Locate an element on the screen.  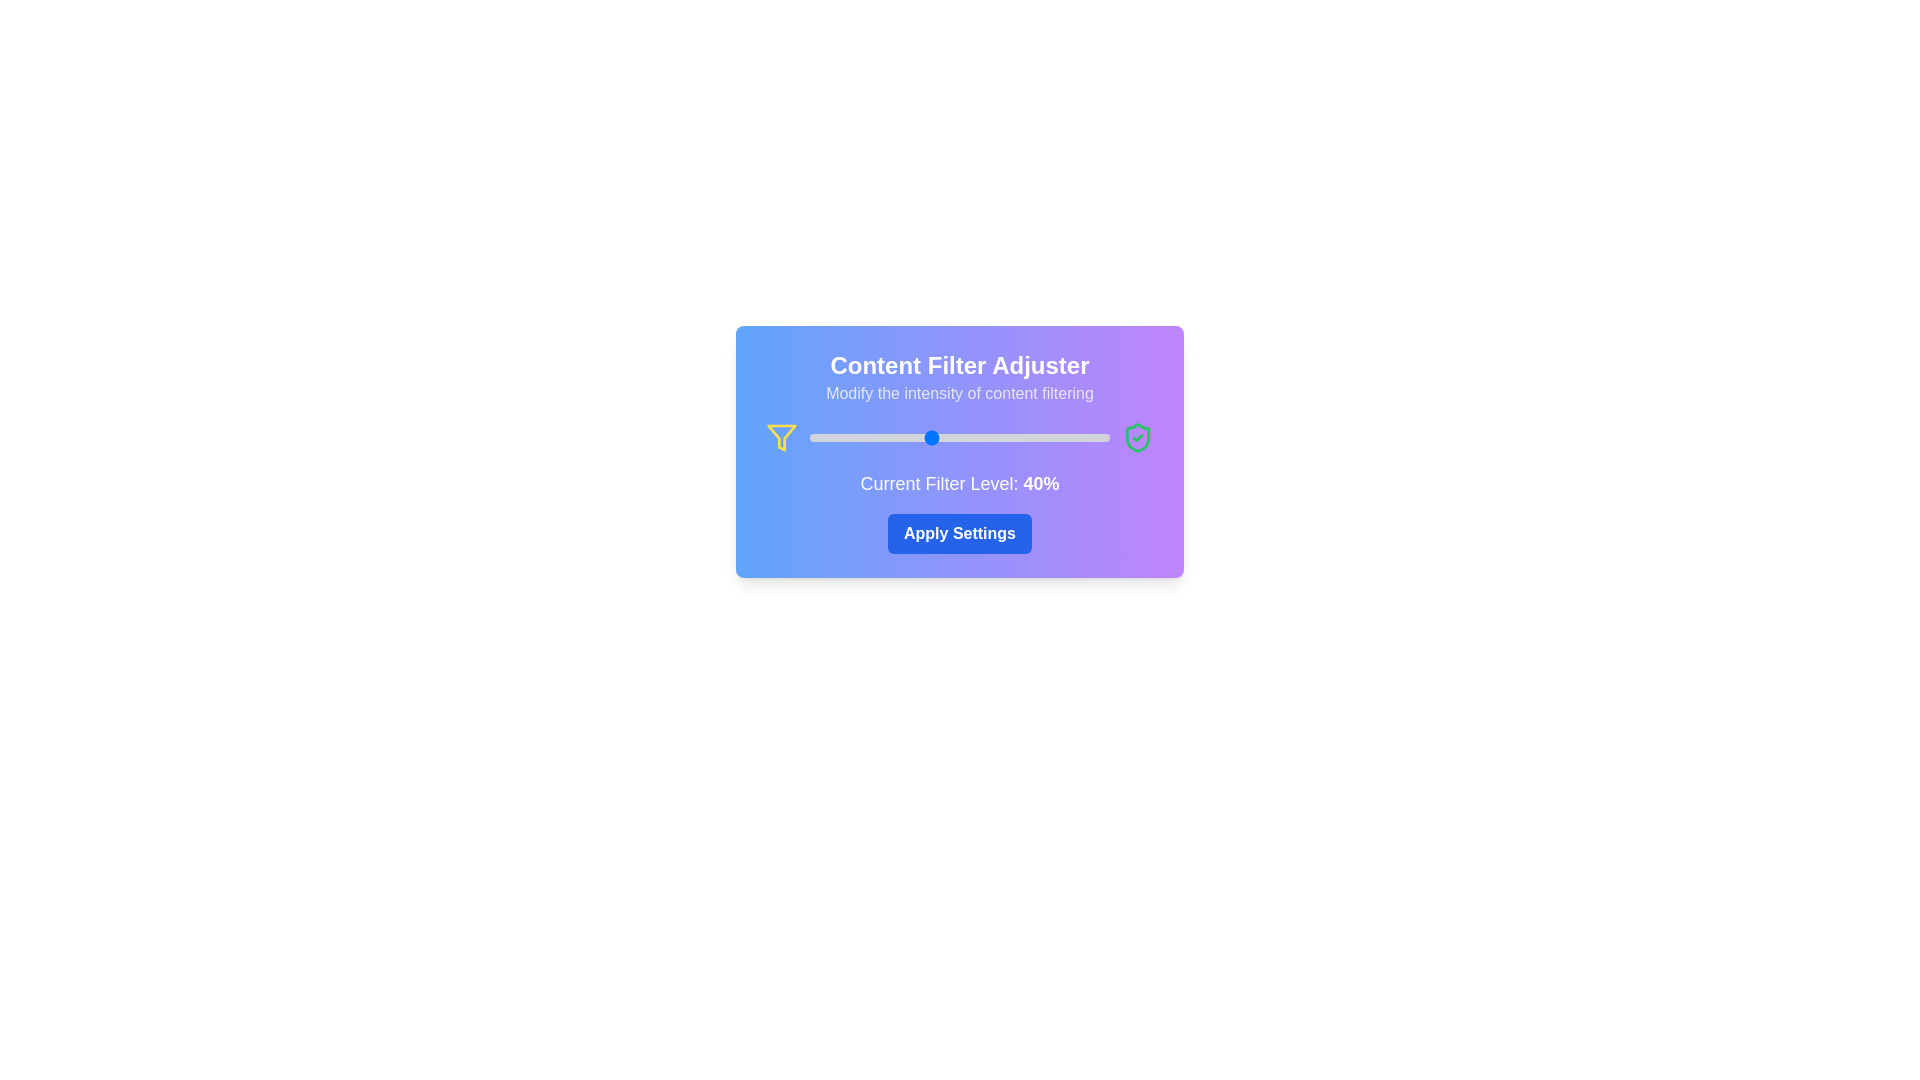
the content filter level to 85% by dragging the slider is located at coordinates (1064, 437).